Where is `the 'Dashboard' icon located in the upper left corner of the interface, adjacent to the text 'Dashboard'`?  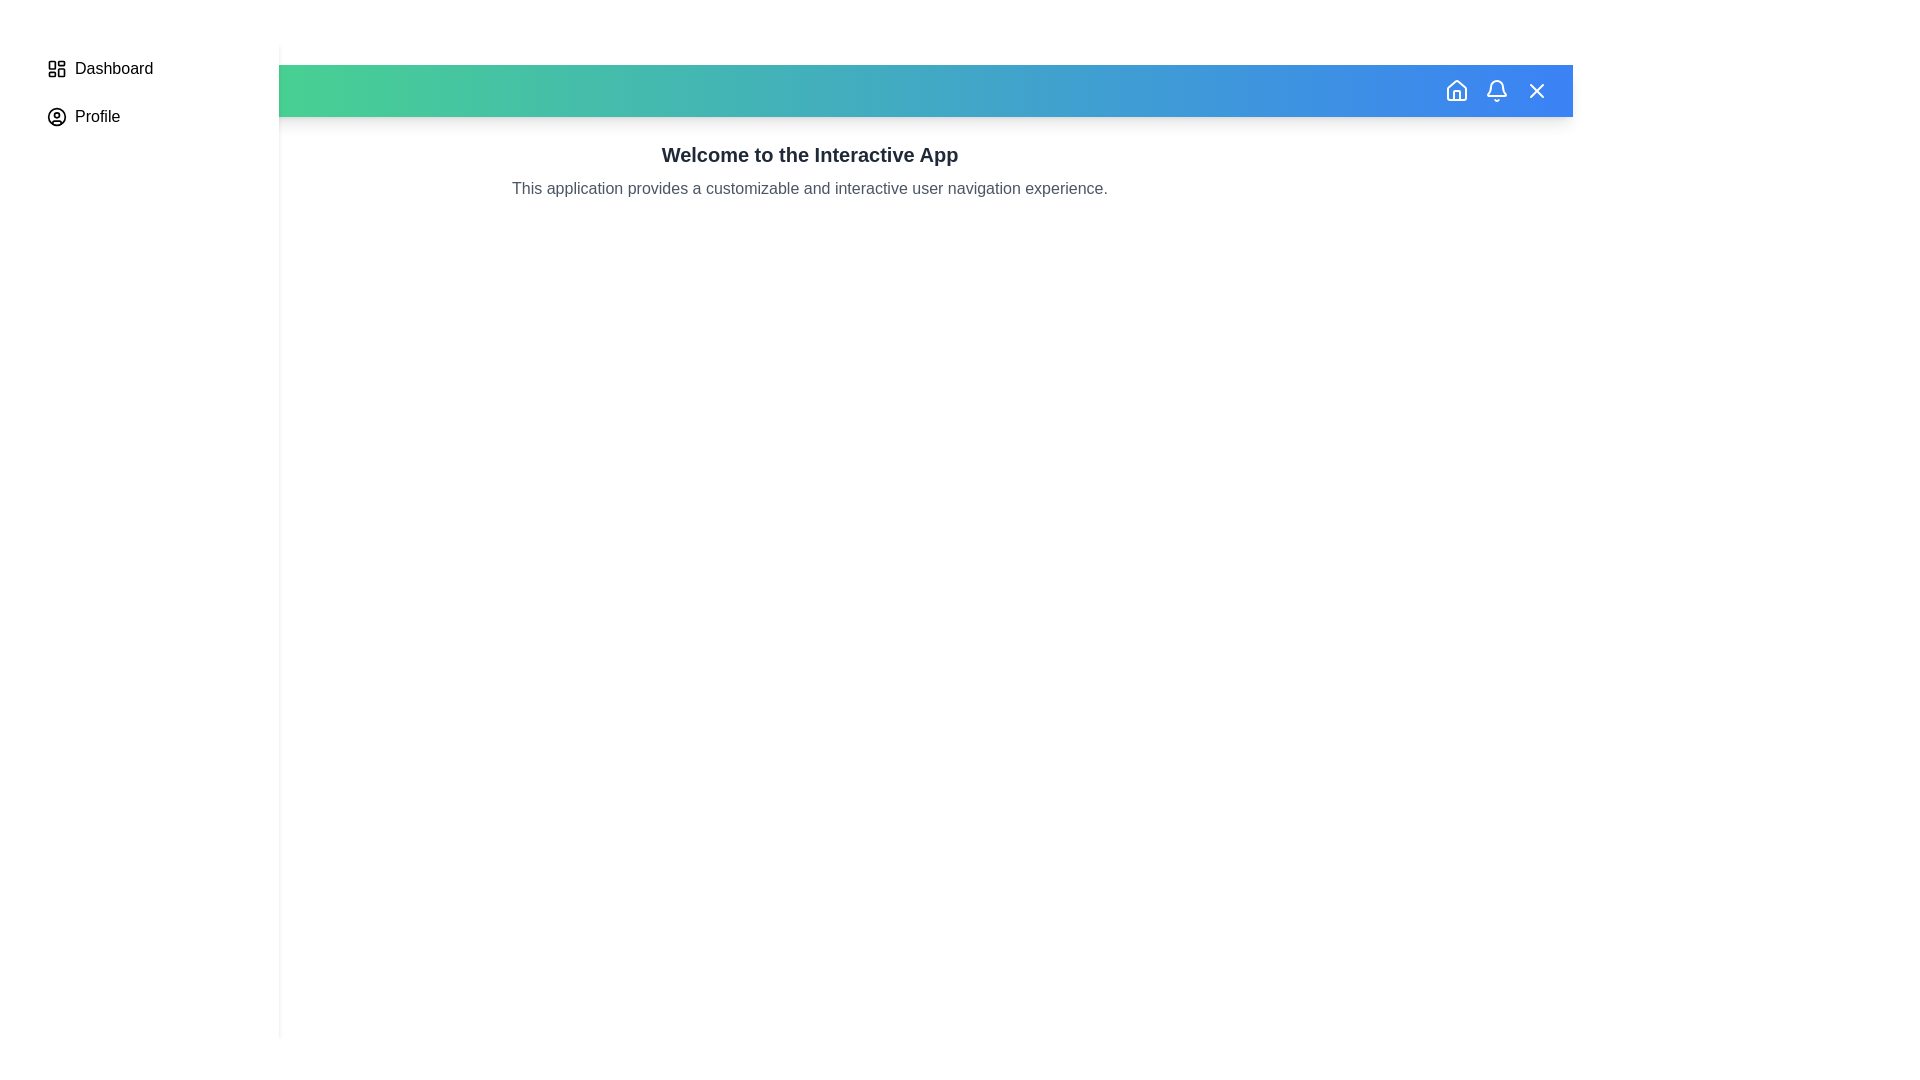
the 'Dashboard' icon located in the upper left corner of the interface, adjacent to the text 'Dashboard' is located at coordinates (57, 68).